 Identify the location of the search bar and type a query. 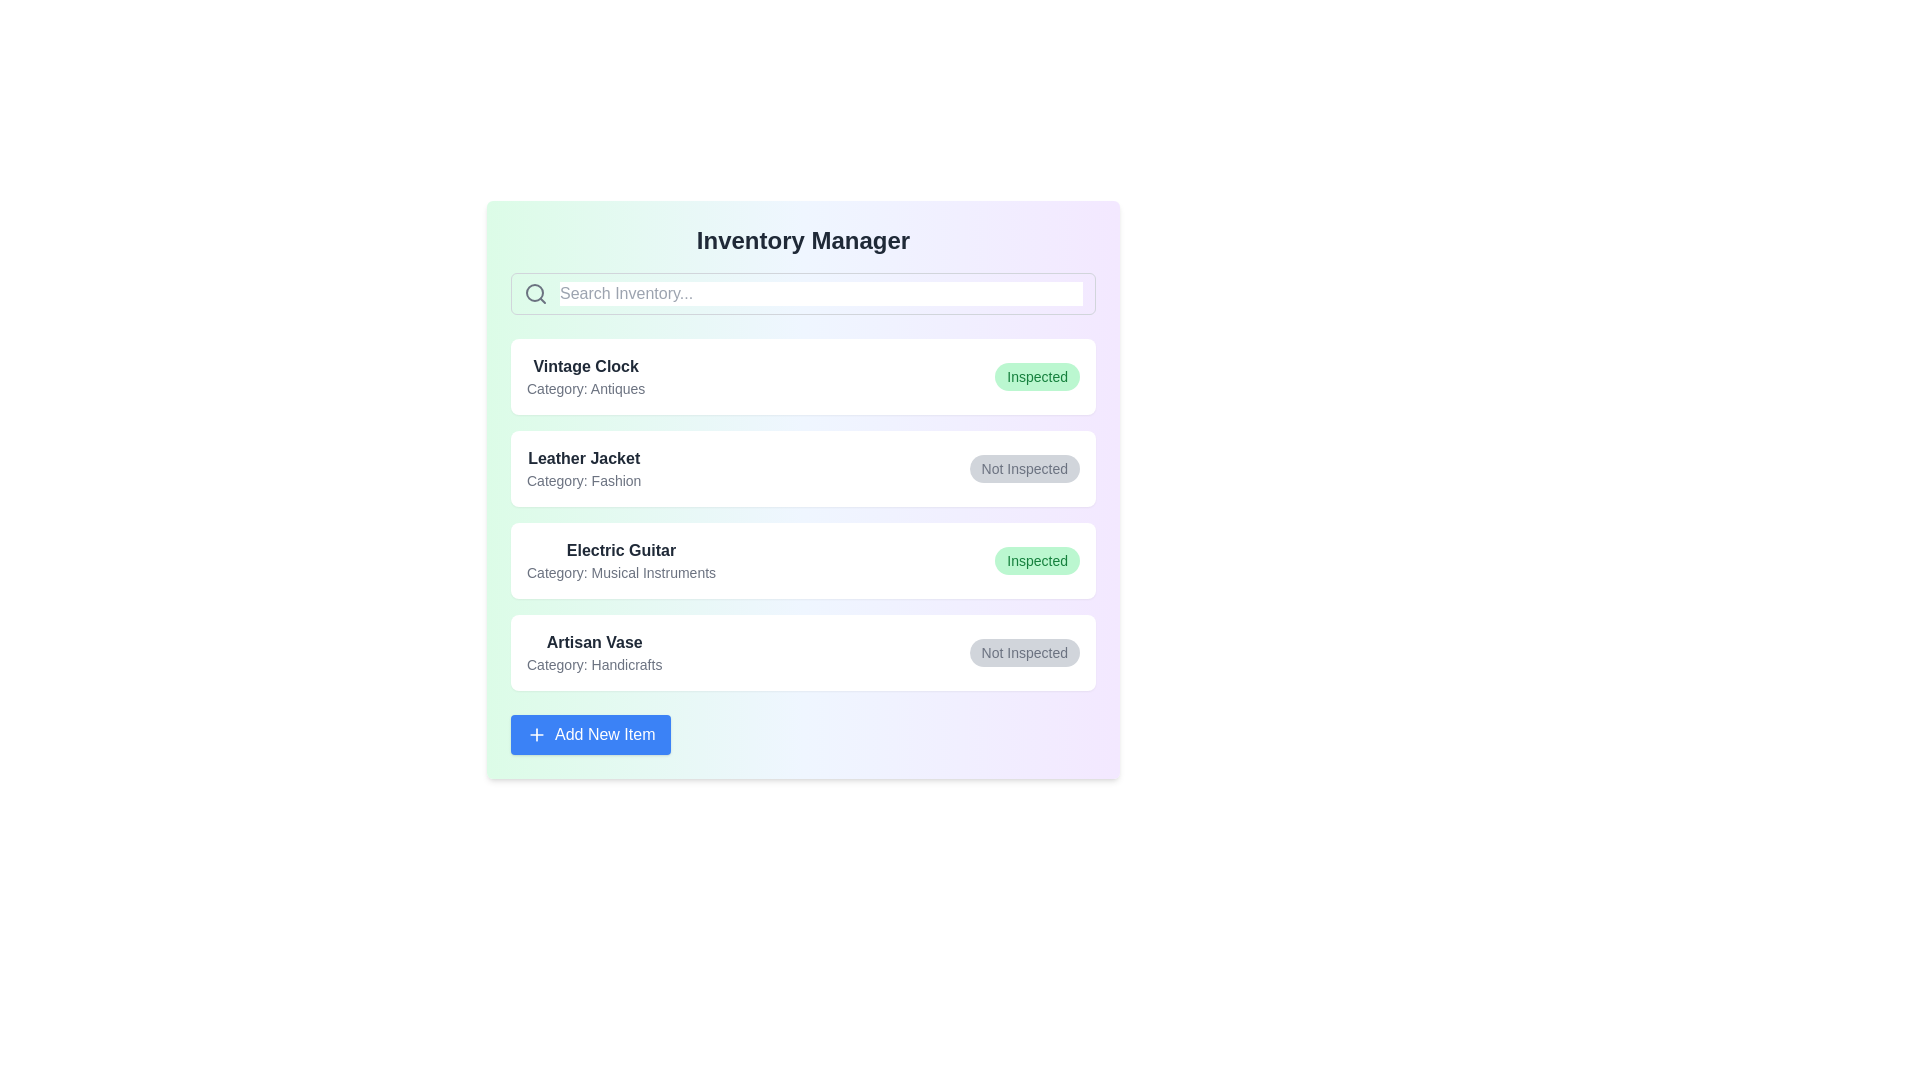
(821, 293).